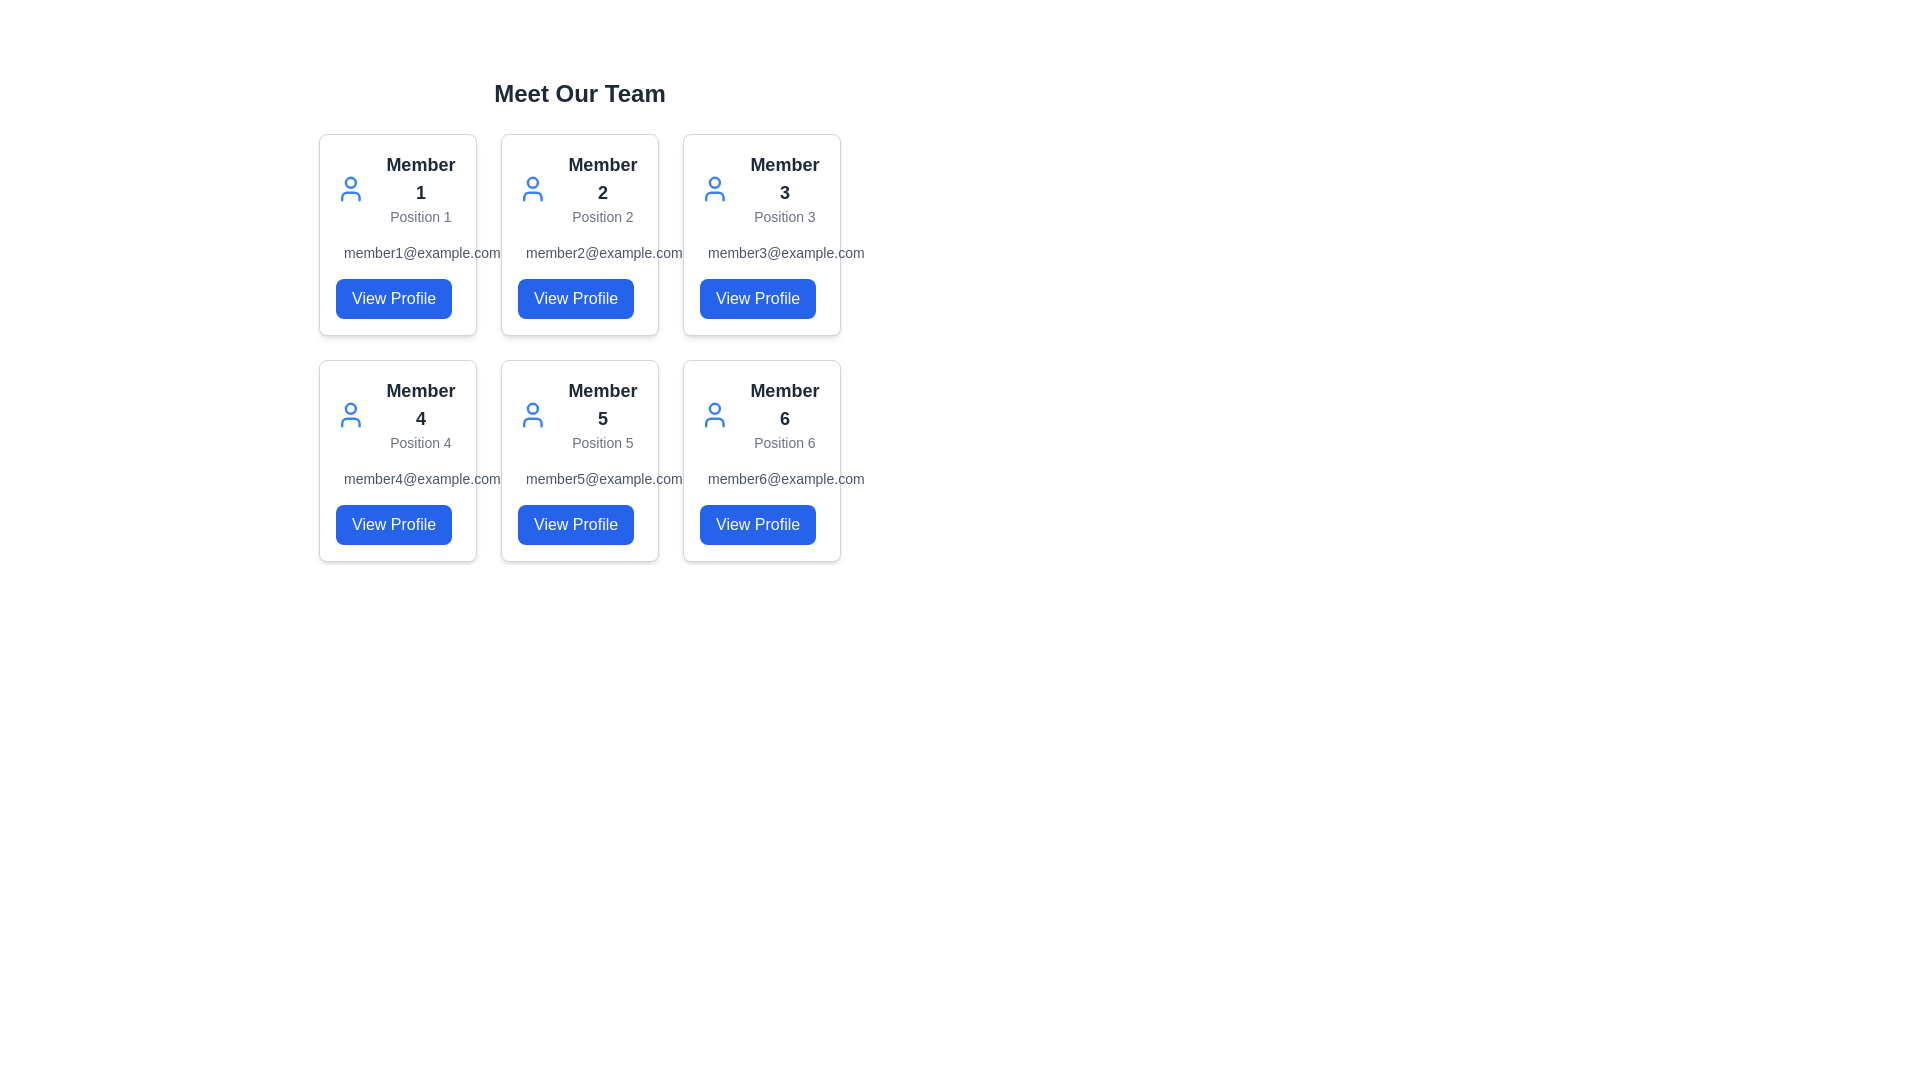 This screenshot has width=1920, height=1080. I want to click on the static text label reading 'Position 1', which is located below 'Member 1' in the top-left card of the grid layout, so click(419, 216).